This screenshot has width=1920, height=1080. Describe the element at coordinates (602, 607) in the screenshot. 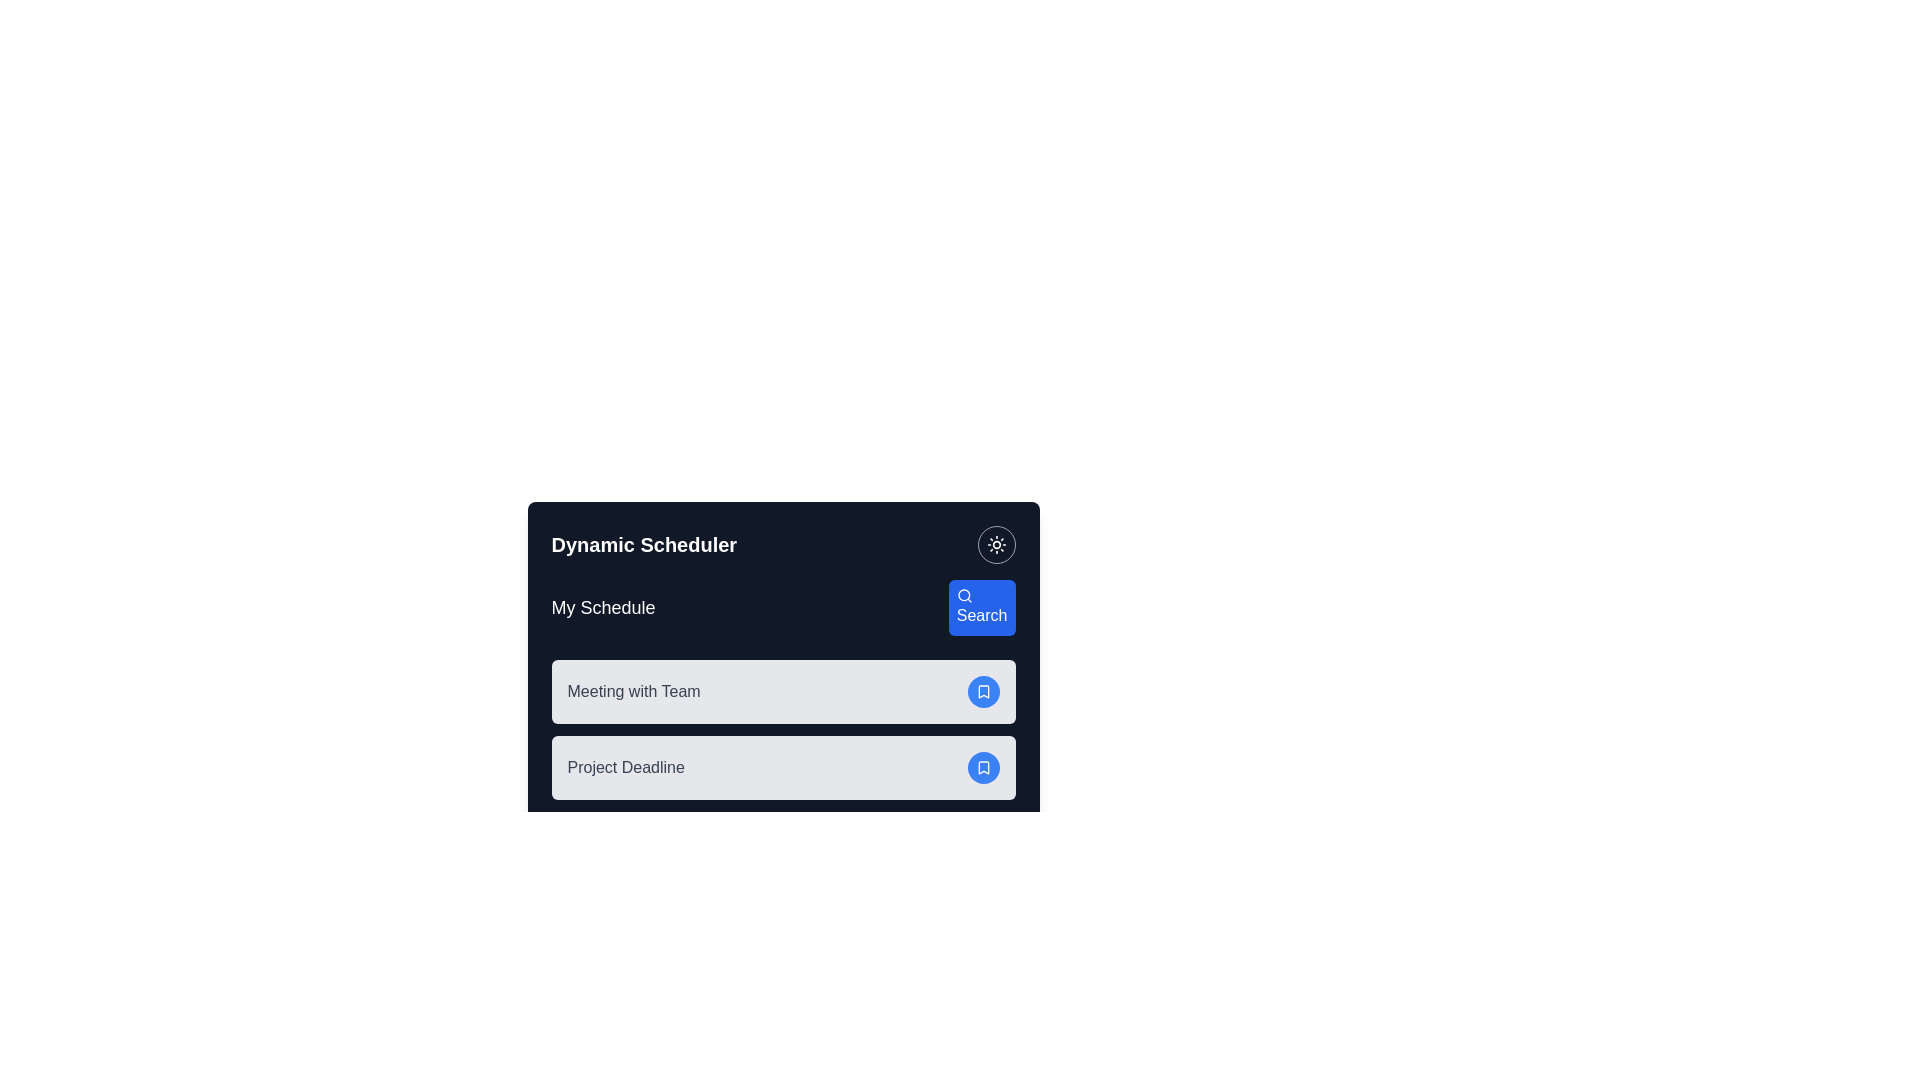

I see `the Text Label that identifies the user's schedule section in the top-left area of the interface, located to the left of the search button` at that location.